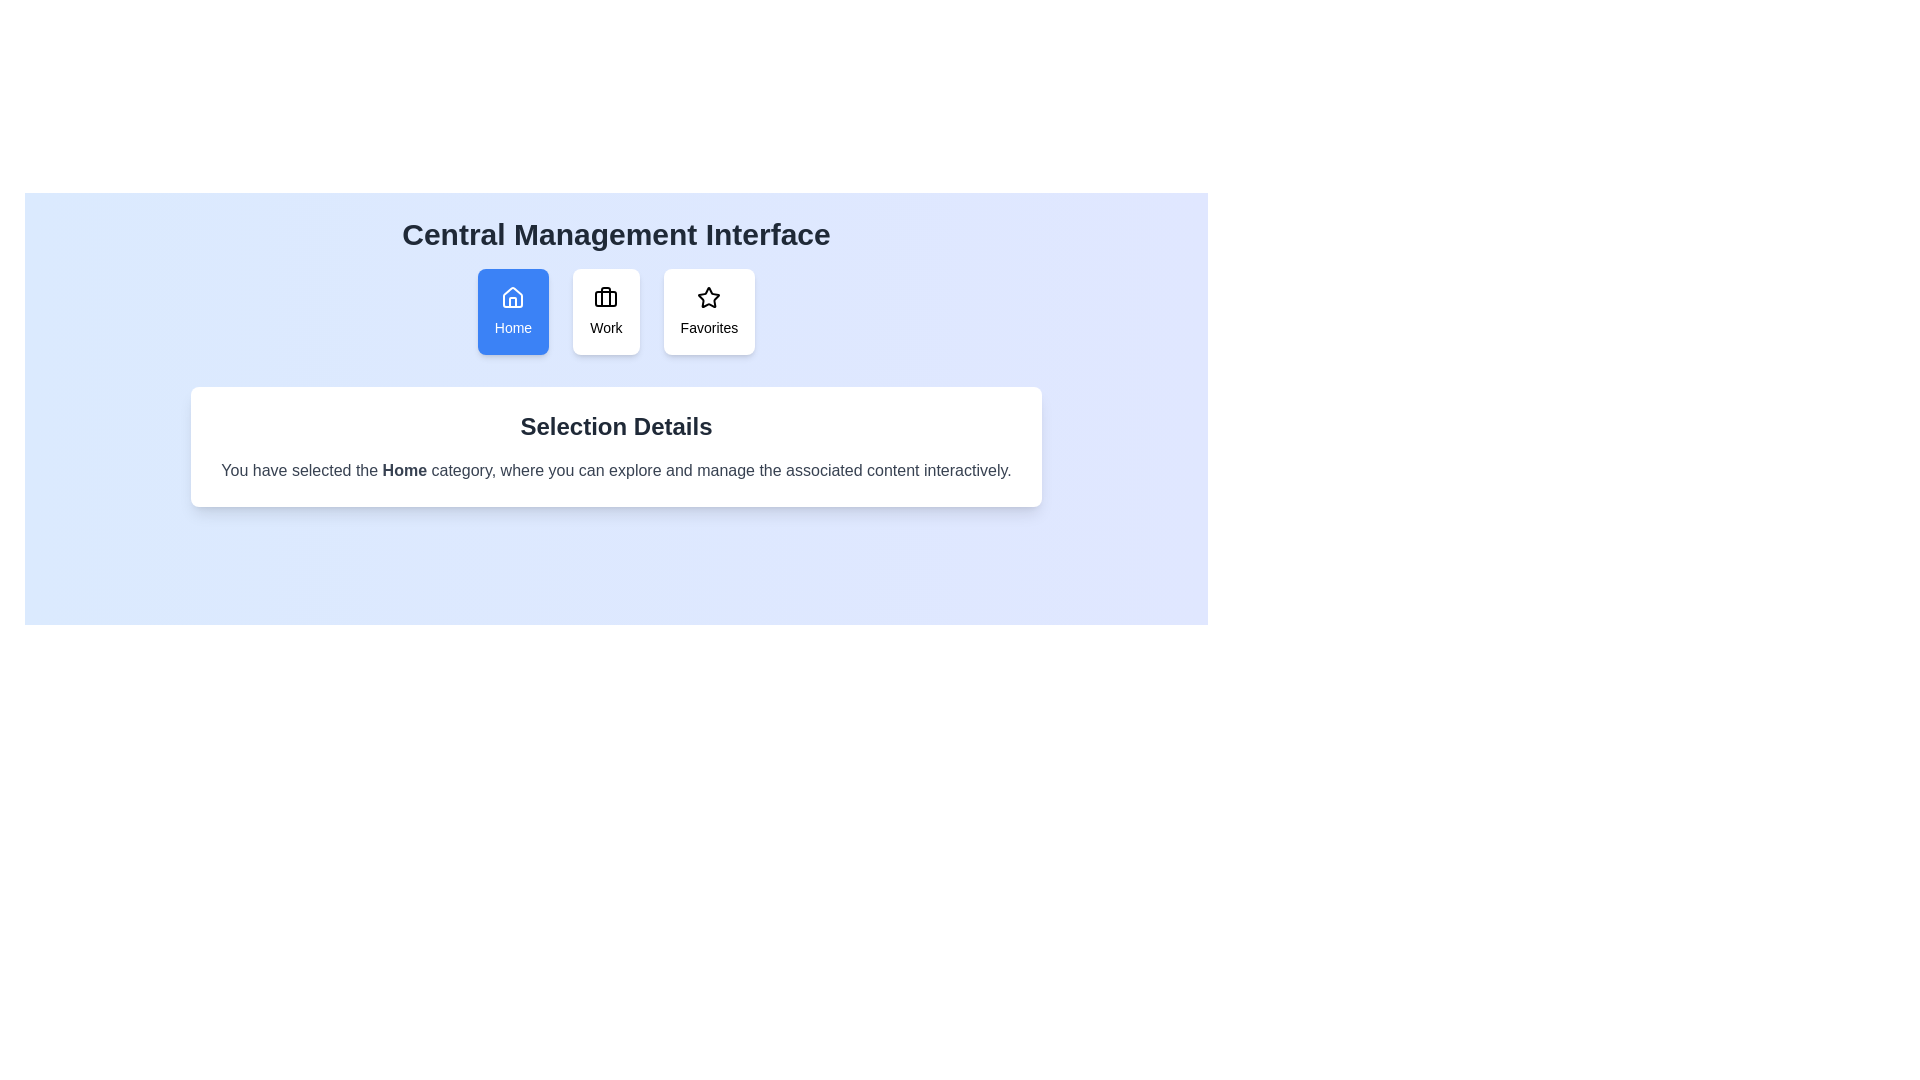 Image resolution: width=1920 pixels, height=1080 pixels. Describe the element at coordinates (709, 297) in the screenshot. I see `the hollow star icon with black outlines located above the 'Favorites' label in the third card of the three-card layout` at that location.